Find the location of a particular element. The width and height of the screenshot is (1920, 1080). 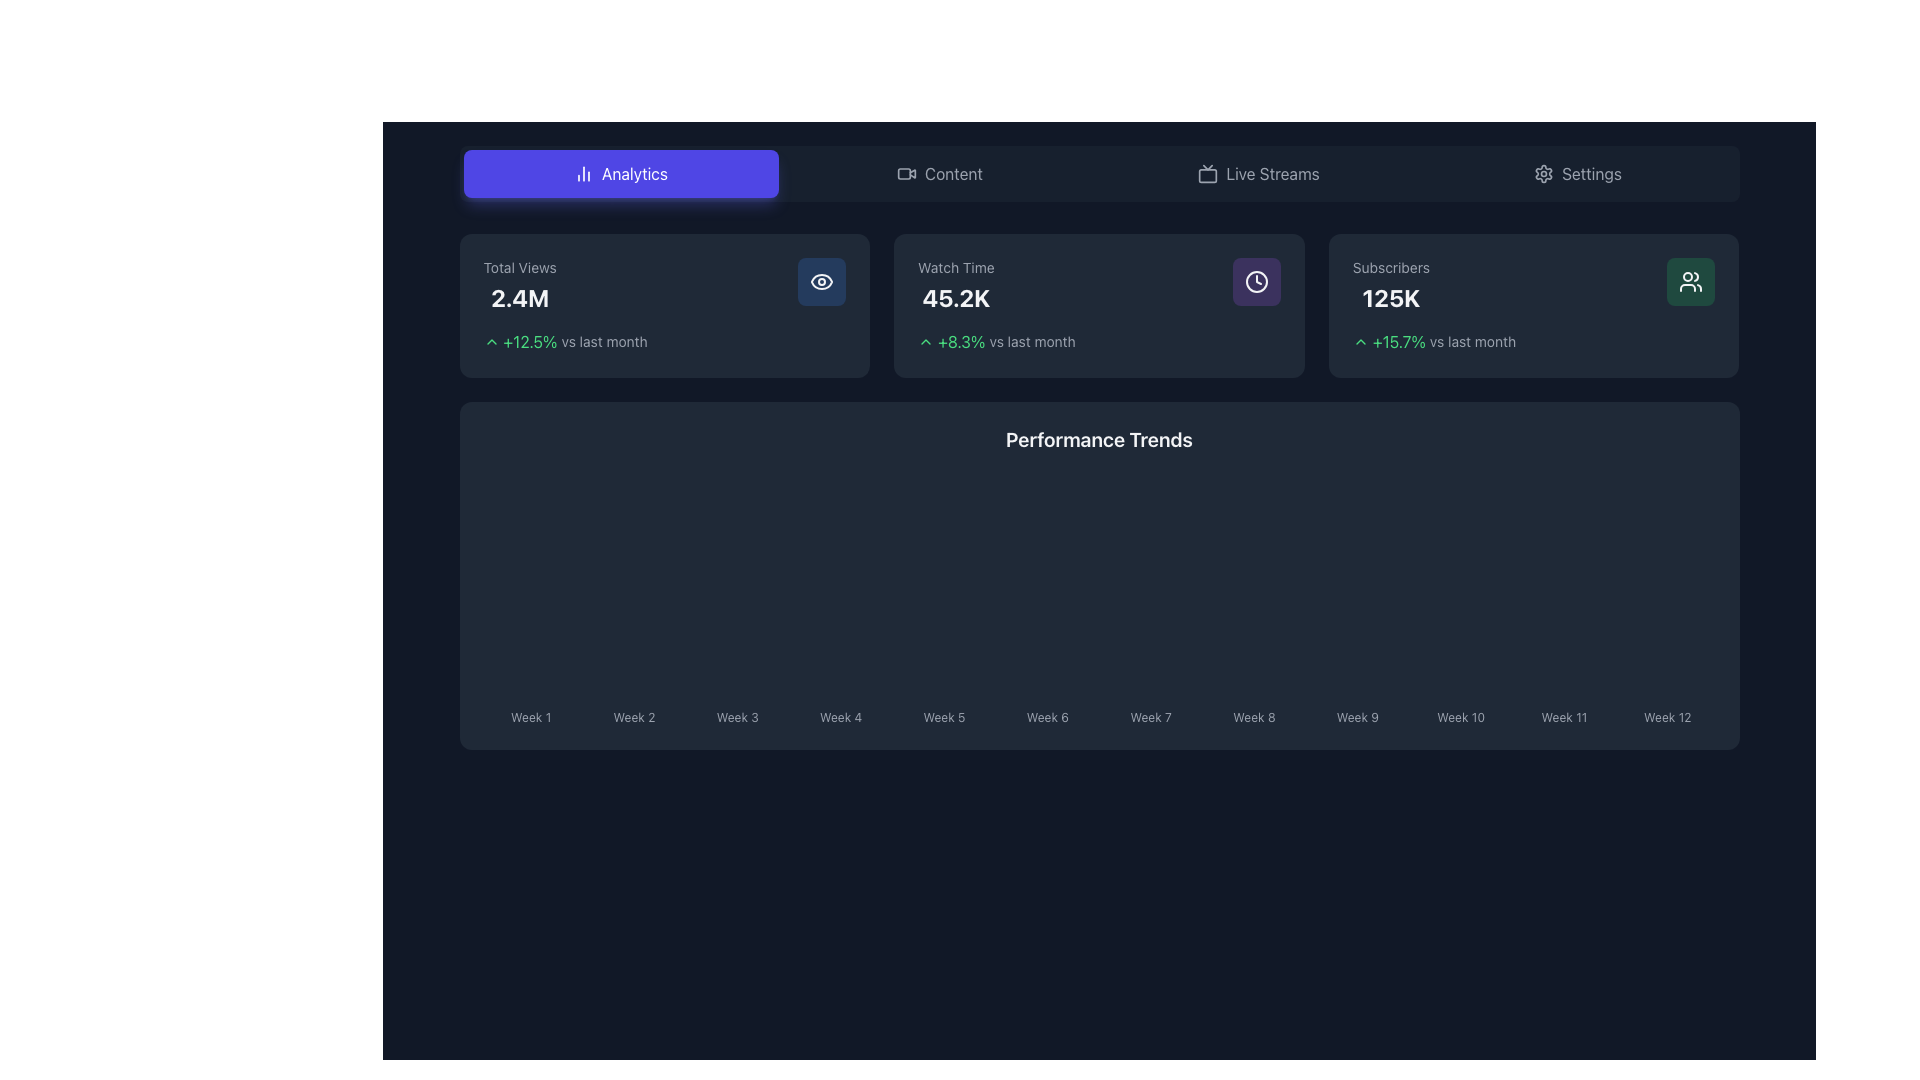

the eighth week label, which identifies the week represented in the chart and is centrally aligned beneath the 'Performance Trends' title is located at coordinates (1253, 712).